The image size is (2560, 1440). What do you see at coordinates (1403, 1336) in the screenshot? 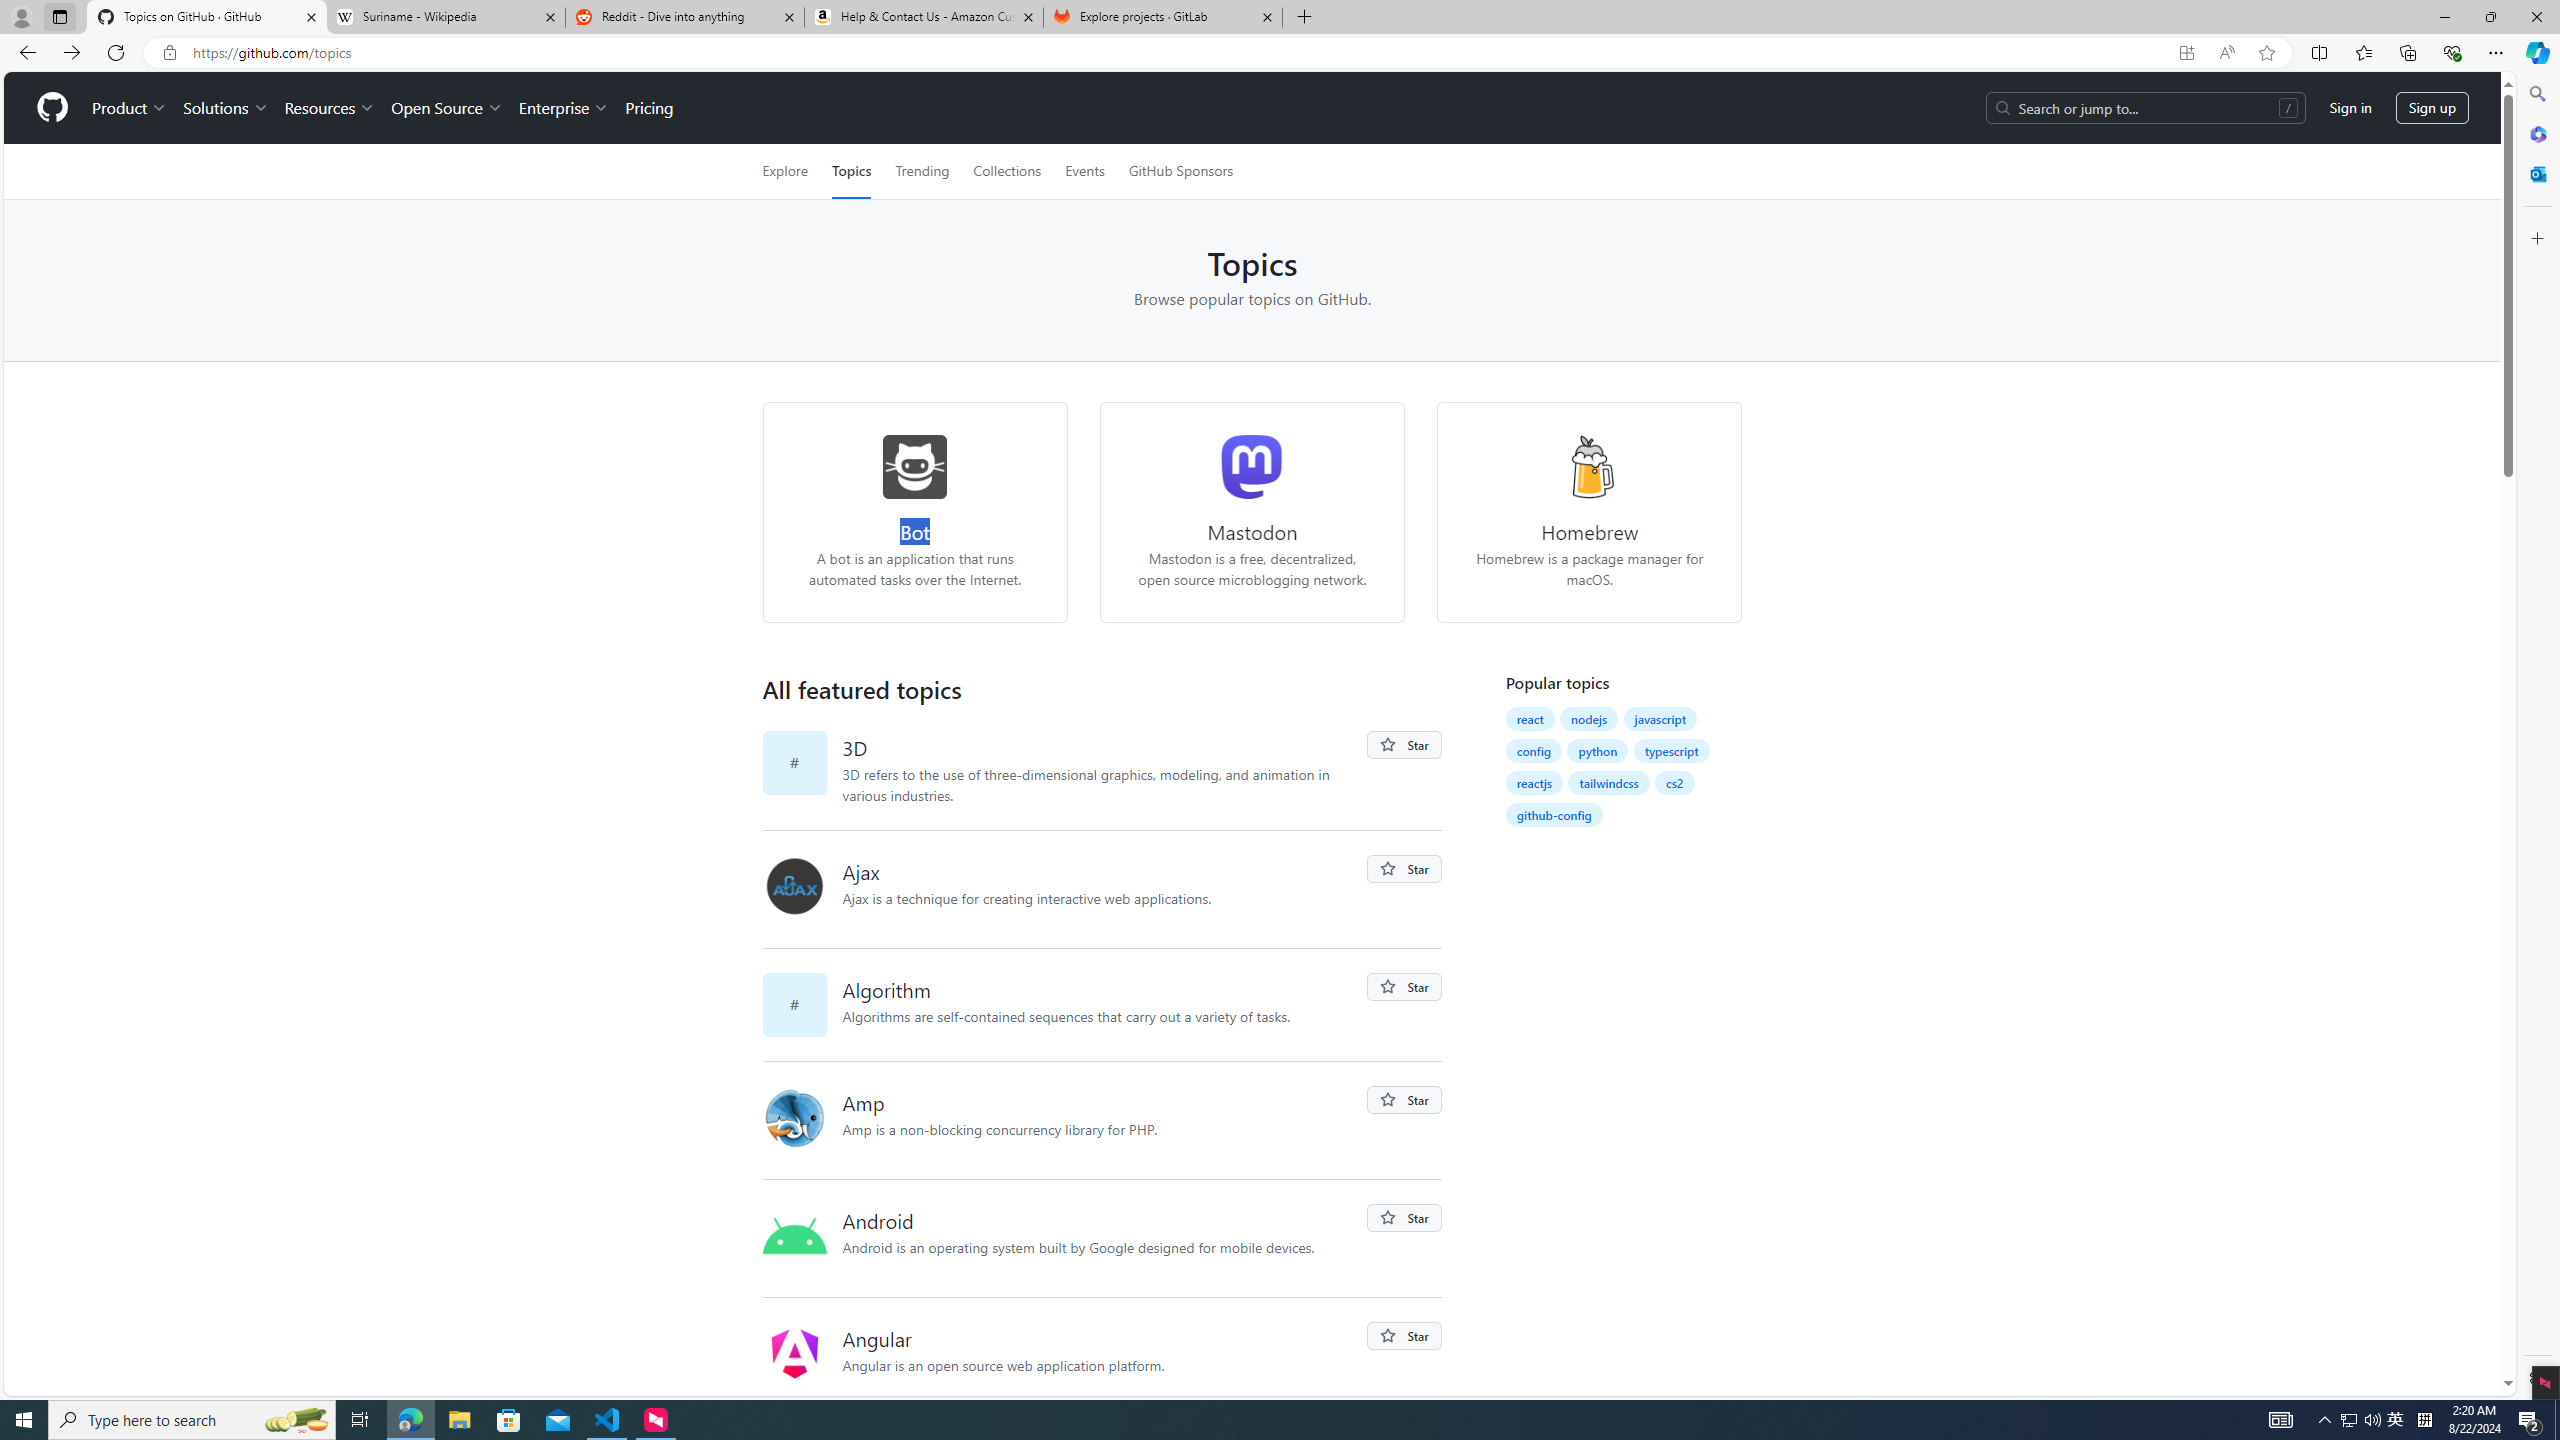
I see `'You must be signed in to star a repository'` at bounding box center [1403, 1336].